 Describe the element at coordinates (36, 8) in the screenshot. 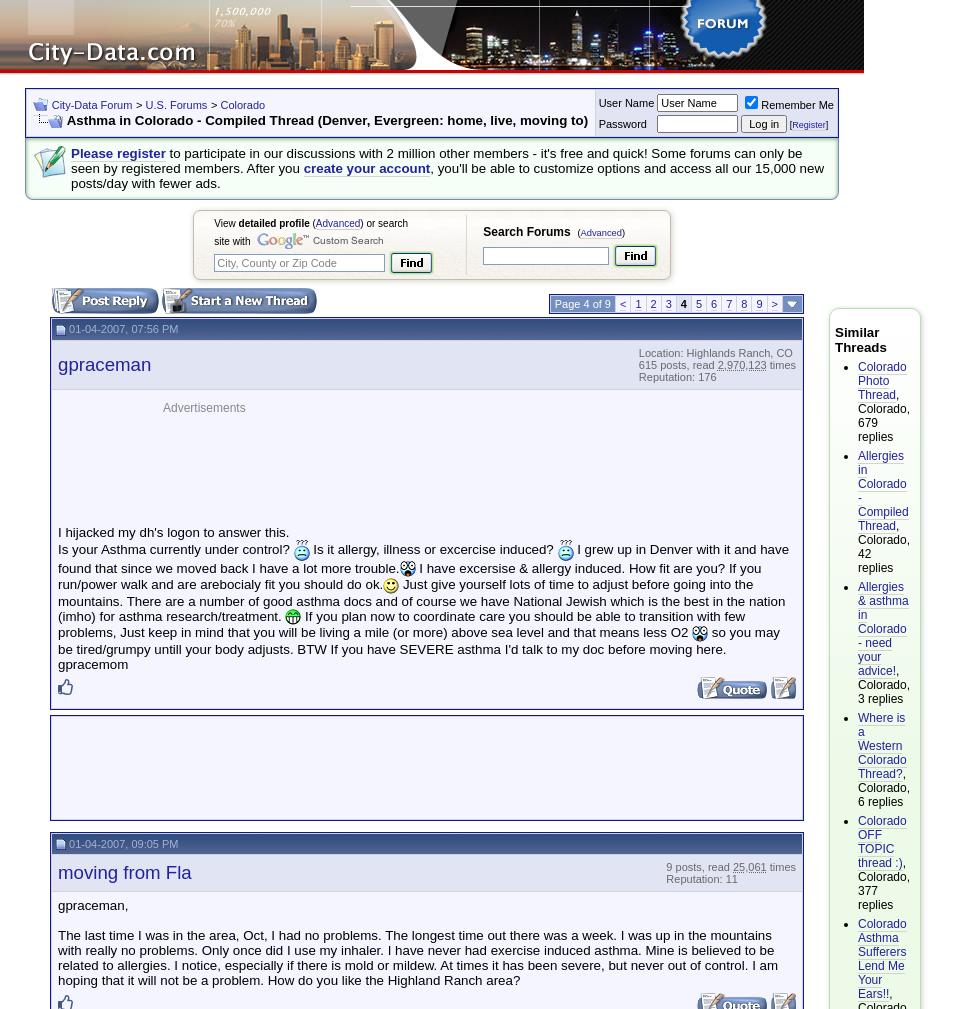

I see `'Settings'` at that location.